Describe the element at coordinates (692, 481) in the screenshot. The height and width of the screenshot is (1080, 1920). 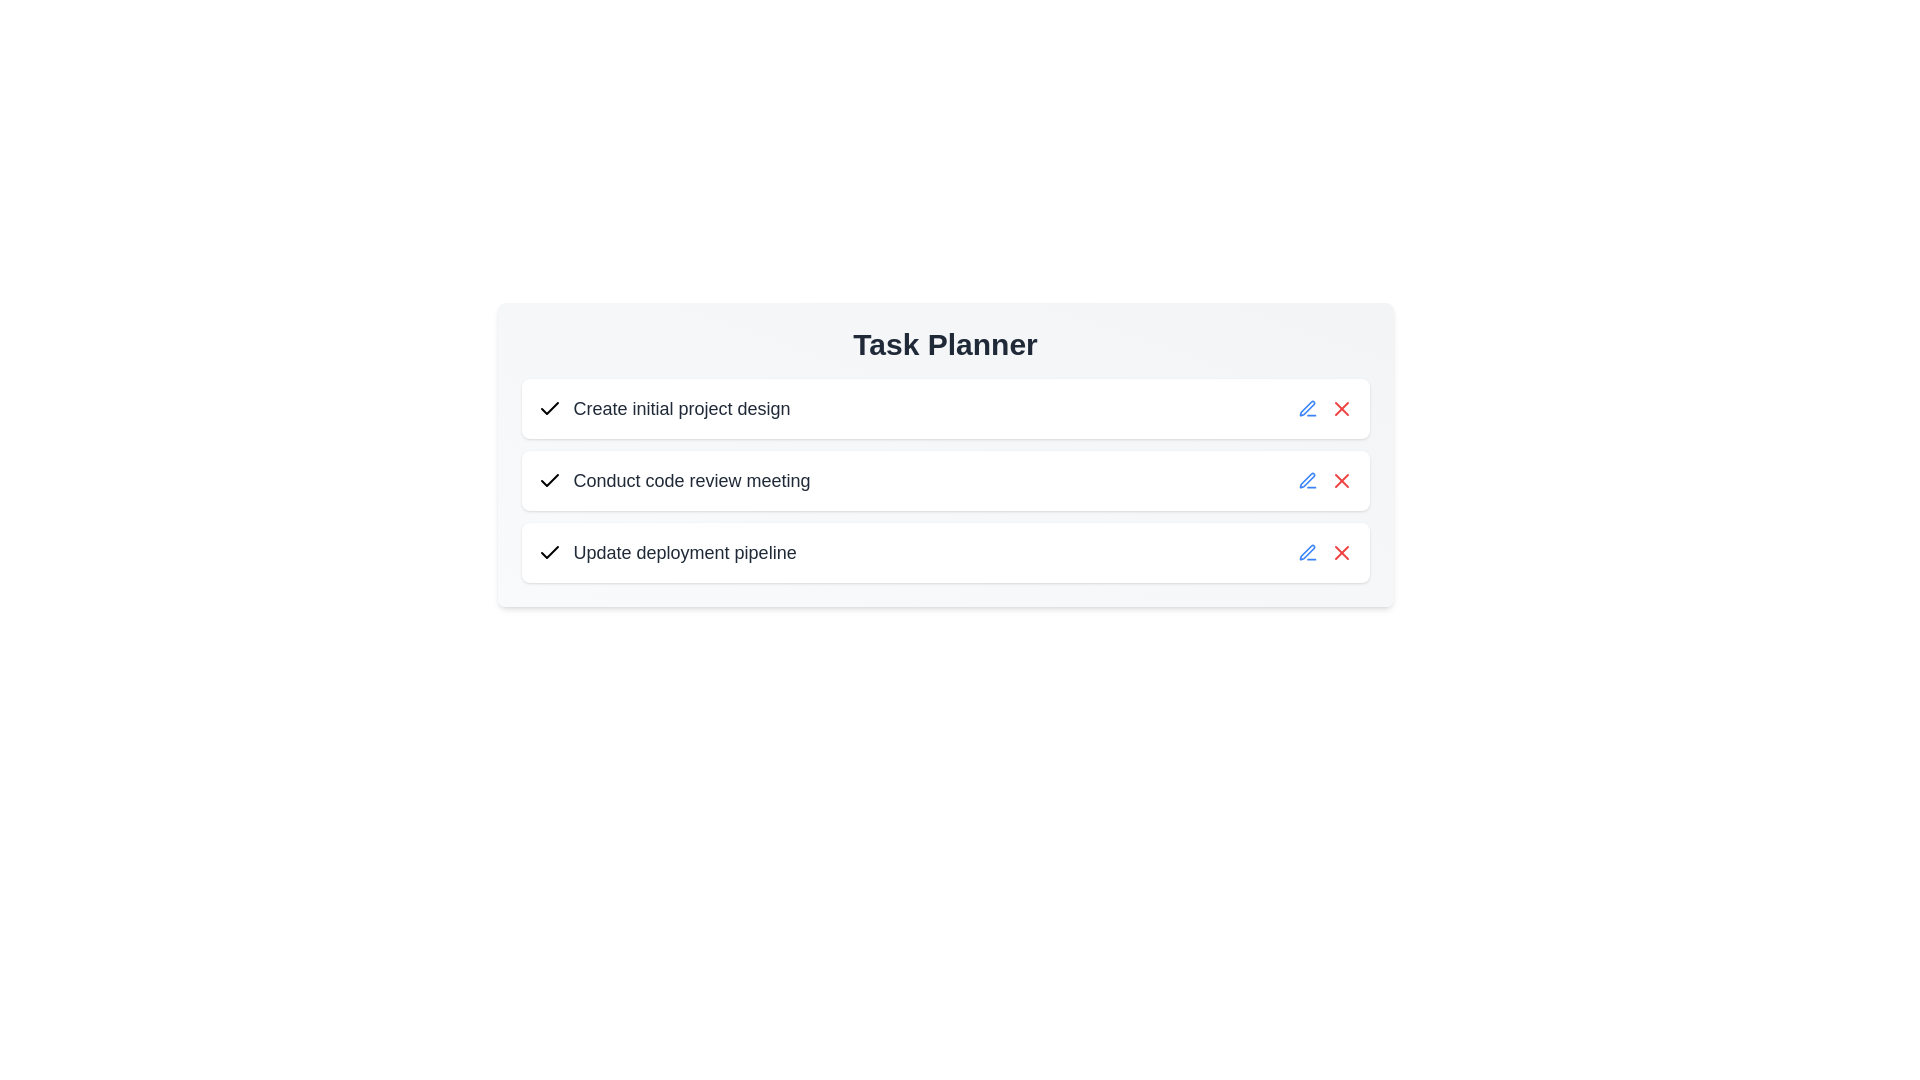
I see `the text label that reads 'Conduct code review meeting', which is styled in gray font and located in the second task row of a vertical task list` at that location.